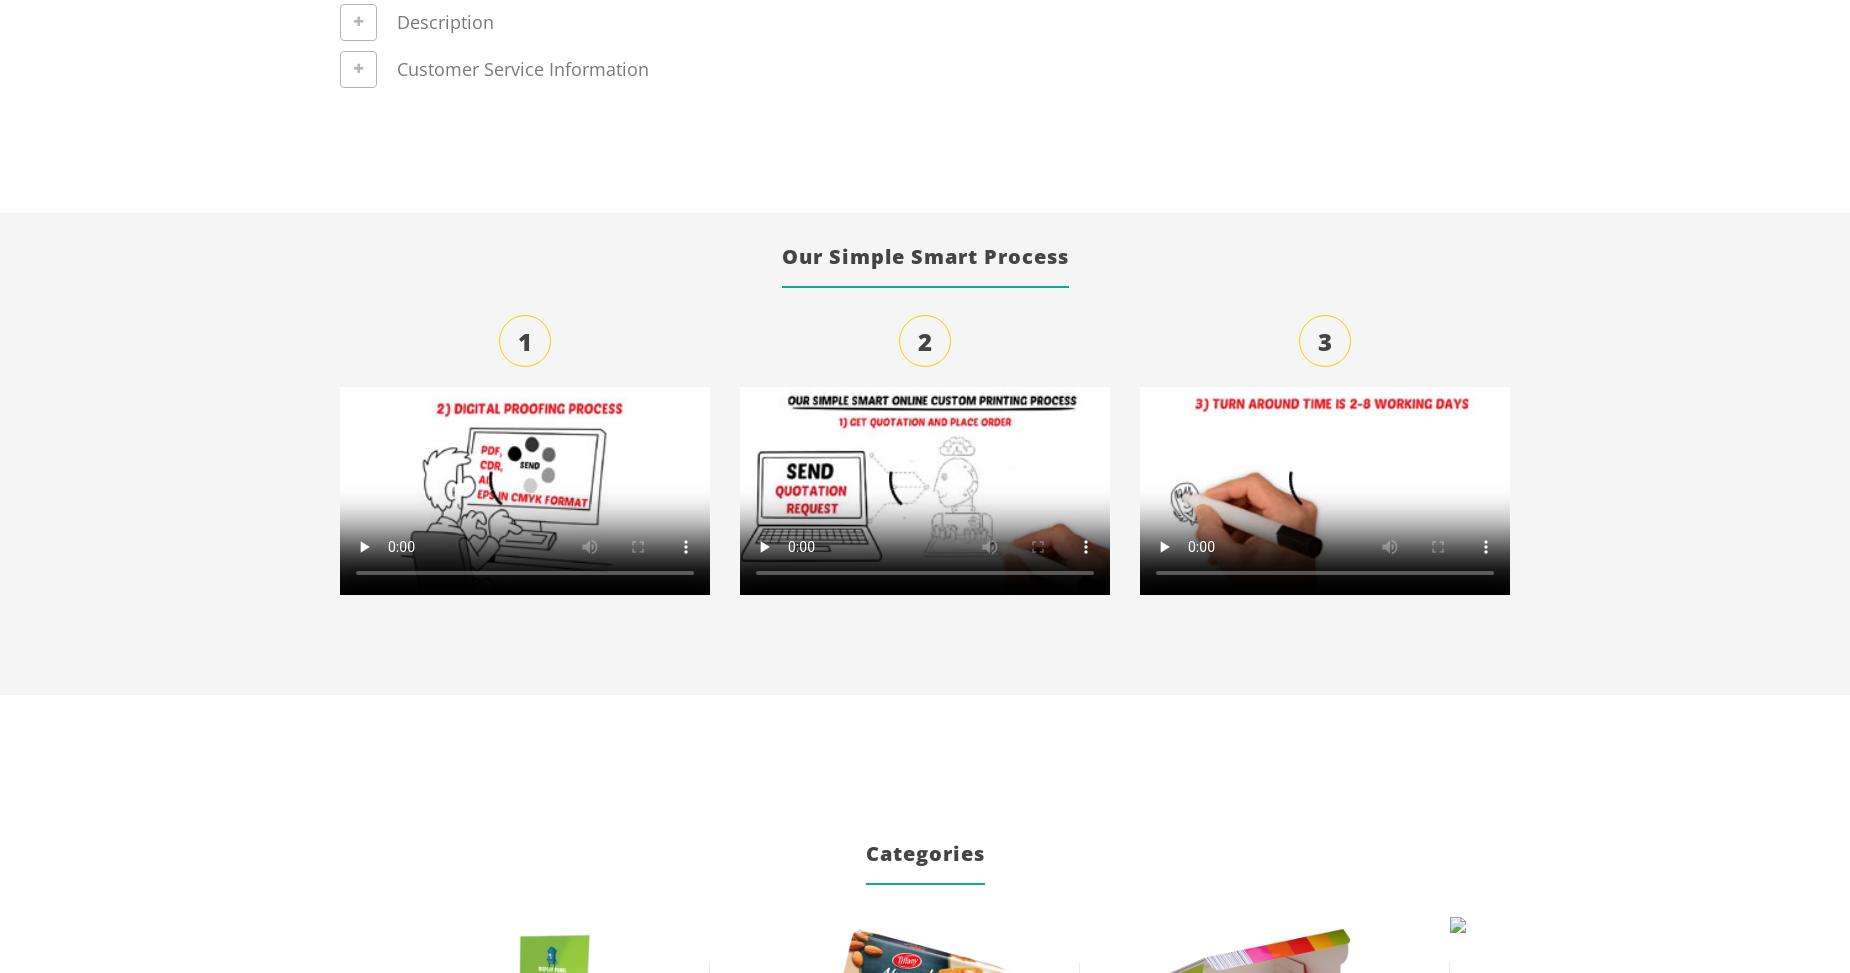  I want to click on 'Categories', so click(924, 853).